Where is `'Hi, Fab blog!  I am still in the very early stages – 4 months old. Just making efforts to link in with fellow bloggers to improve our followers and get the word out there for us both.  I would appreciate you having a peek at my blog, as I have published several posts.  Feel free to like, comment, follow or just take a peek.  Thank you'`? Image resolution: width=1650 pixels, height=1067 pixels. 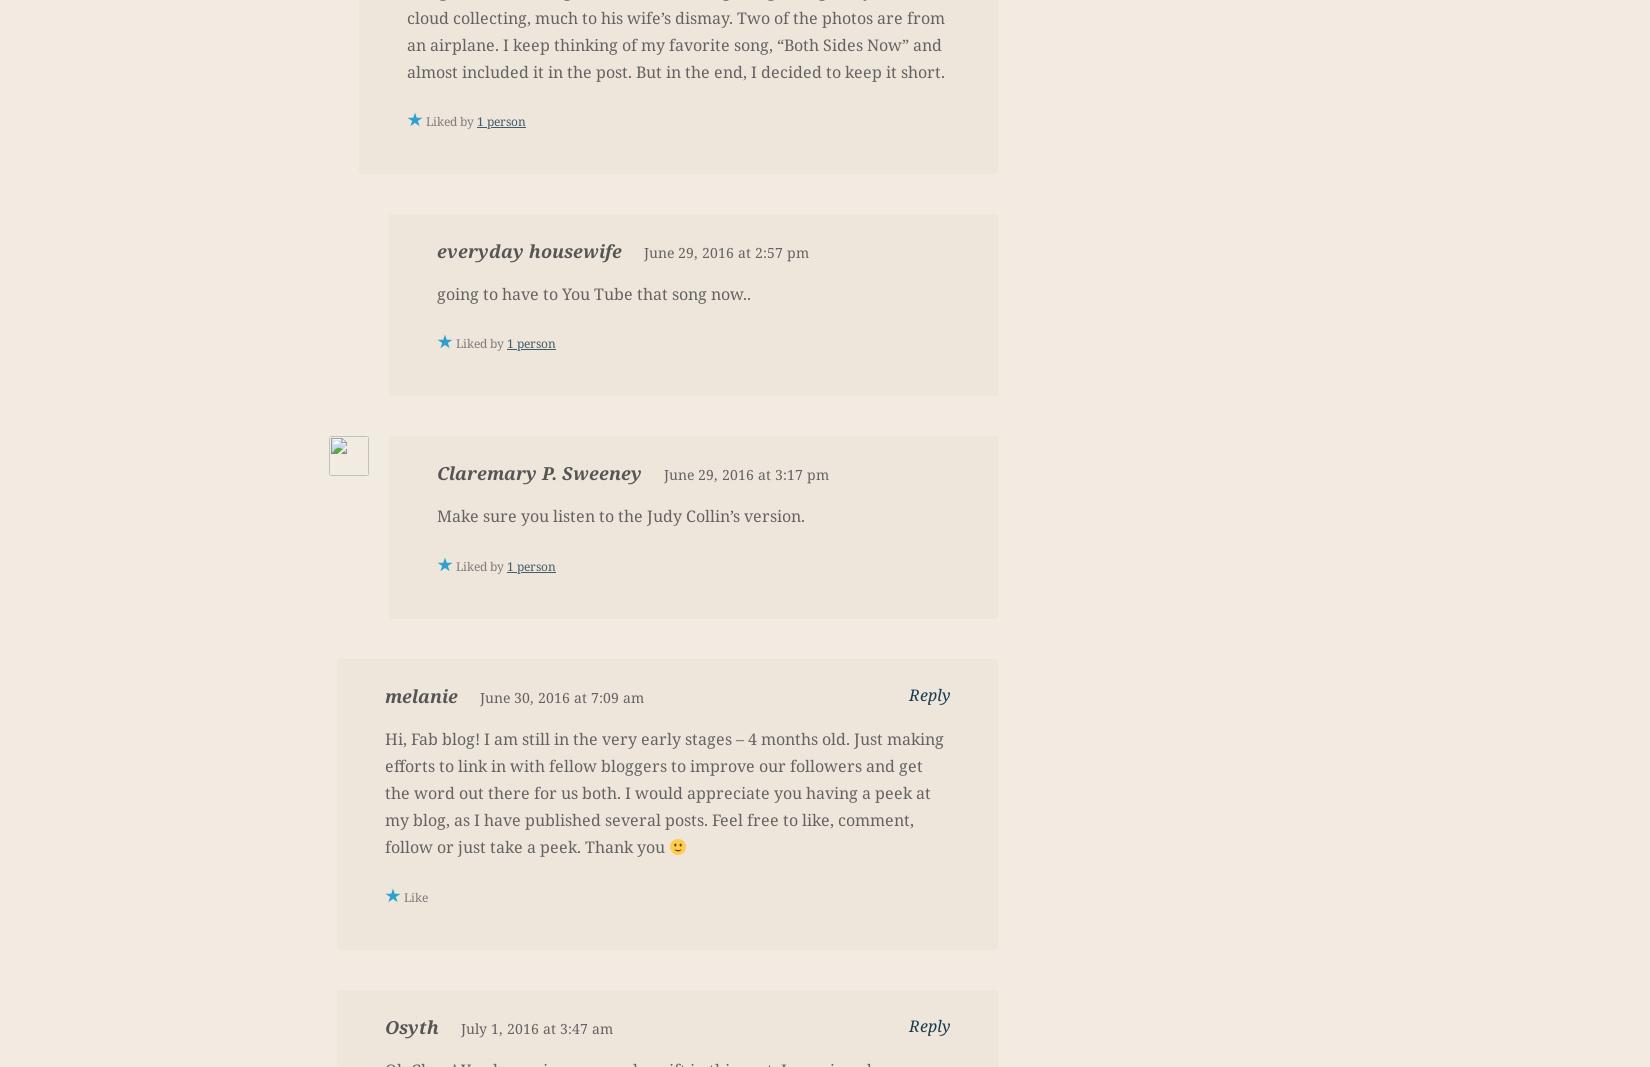
'Hi, Fab blog!  I am still in the very early stages – 4 months old. Just making efforts to link in with fellow bloggers to improve our followers and get the word out there for us both.  I would appreciate you having a peek at my blog, as I have published several posts.  Feel free to like, comment, follow or just take a peek.  Thank you' is located at coordinates (384, 791).